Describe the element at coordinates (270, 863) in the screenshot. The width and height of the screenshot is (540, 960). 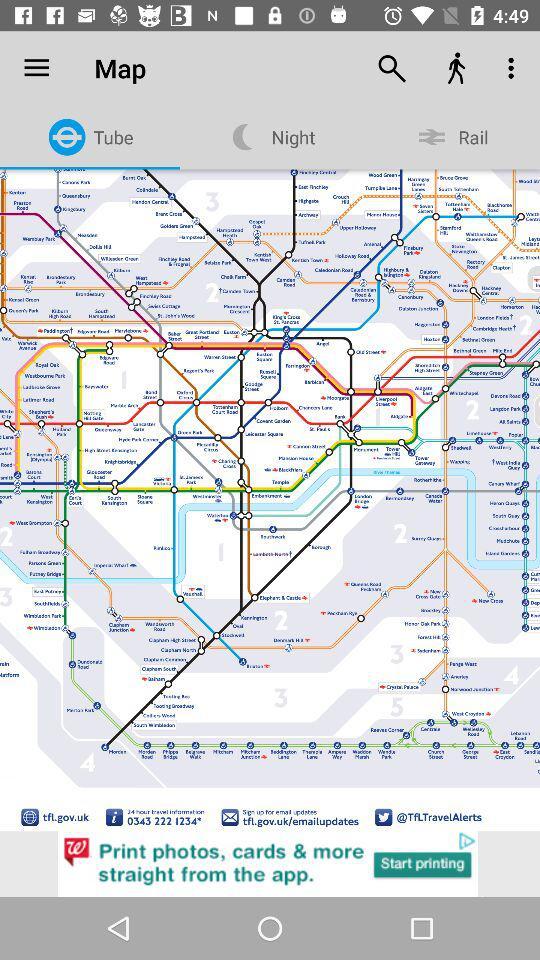
I see `advertisement` at that location.